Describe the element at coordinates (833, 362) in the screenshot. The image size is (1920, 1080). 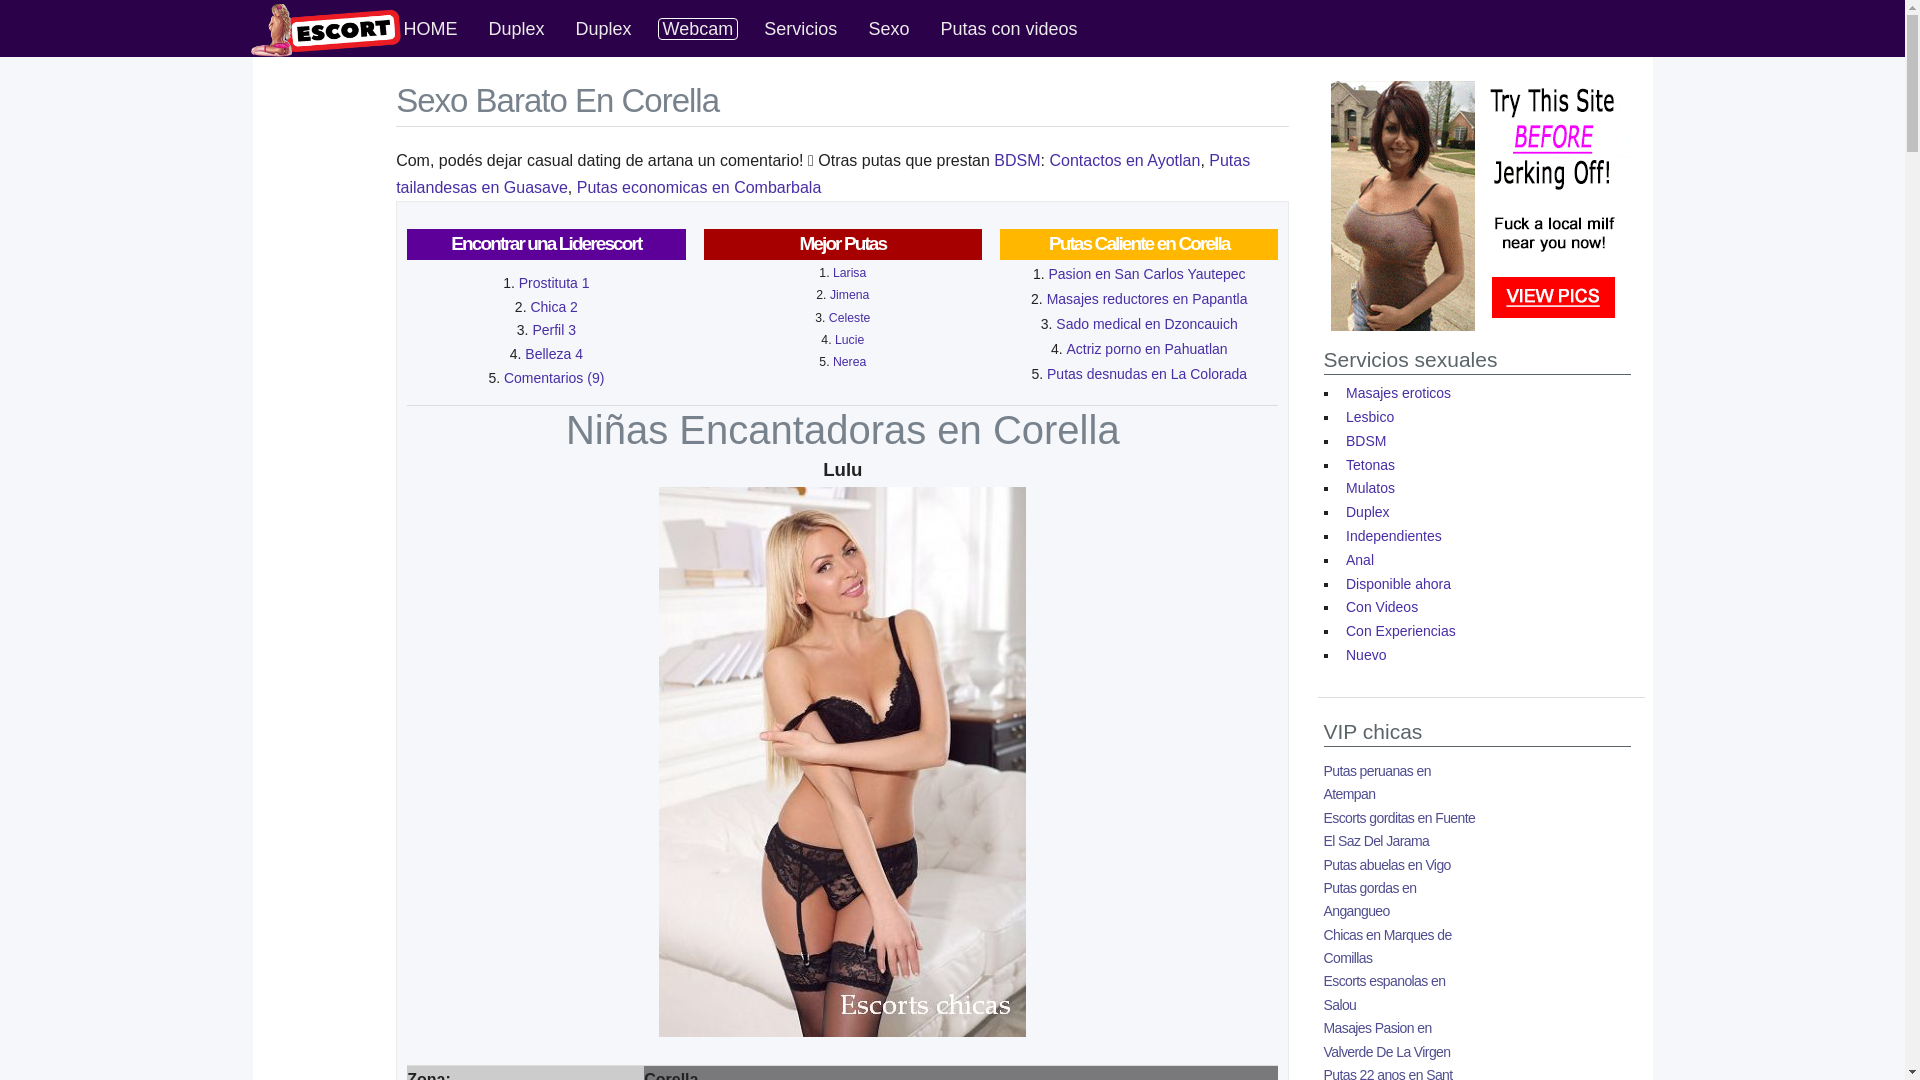
I see `'Nerea'` at that location.